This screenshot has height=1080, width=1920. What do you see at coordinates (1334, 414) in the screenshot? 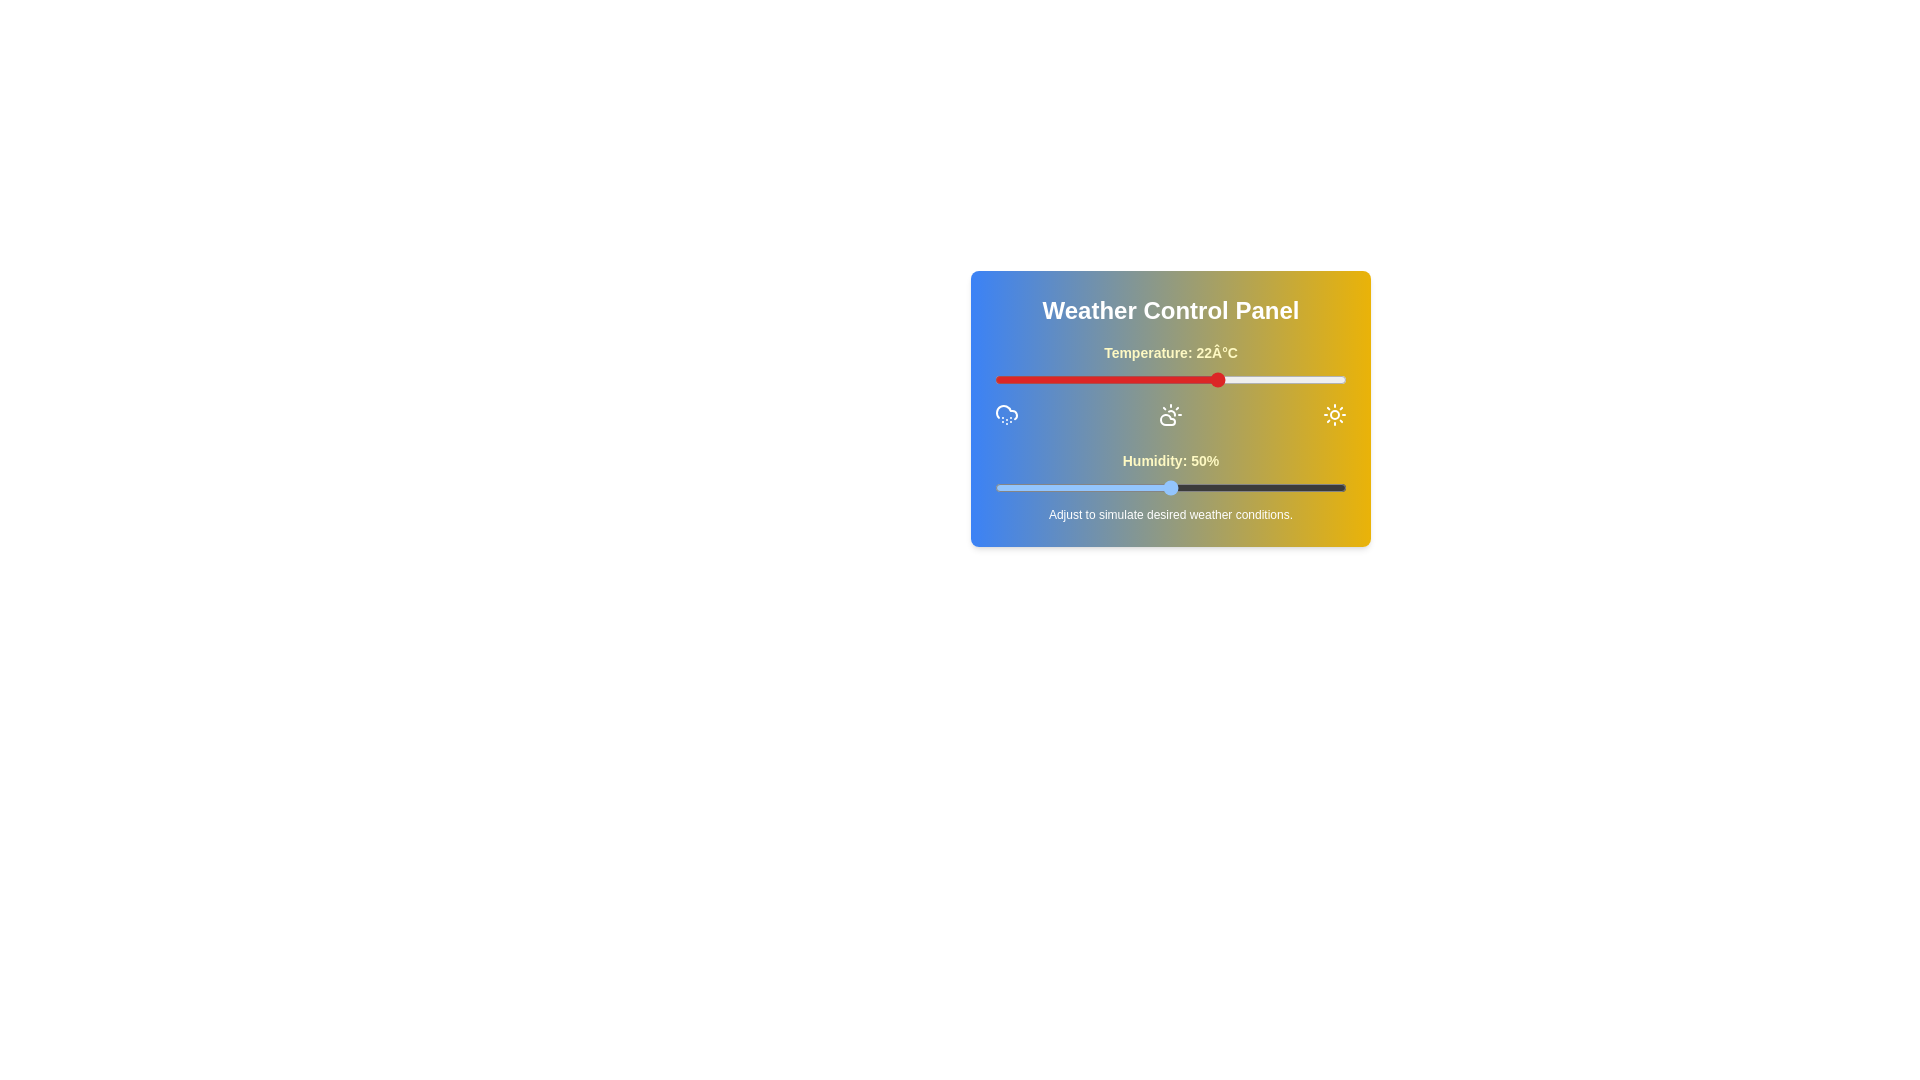
I see `the icon representing sunny weather in the top-right corner of the weather control panel to interact with it` at bounding box center [1334, 414].